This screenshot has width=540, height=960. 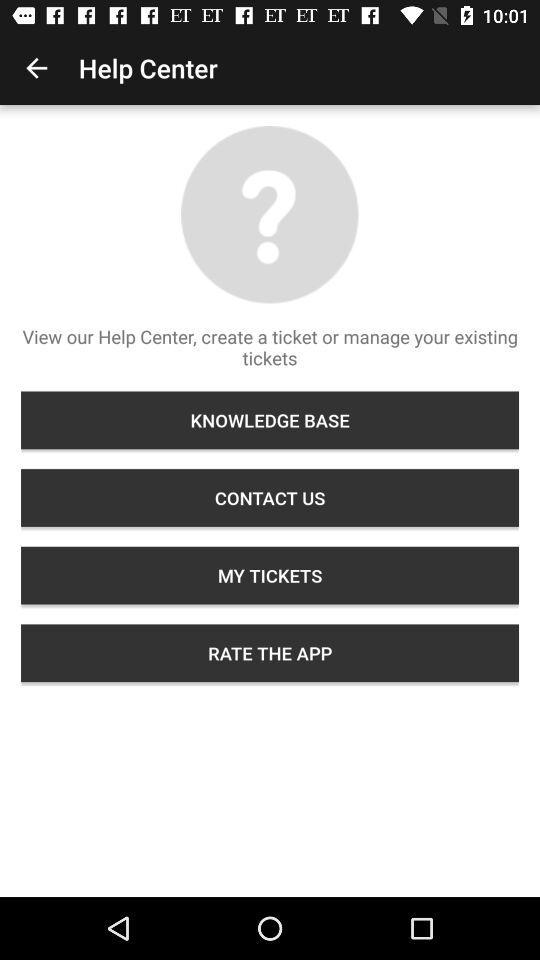 I want to click on the icon below my tickets, so click(x=270, y=652).